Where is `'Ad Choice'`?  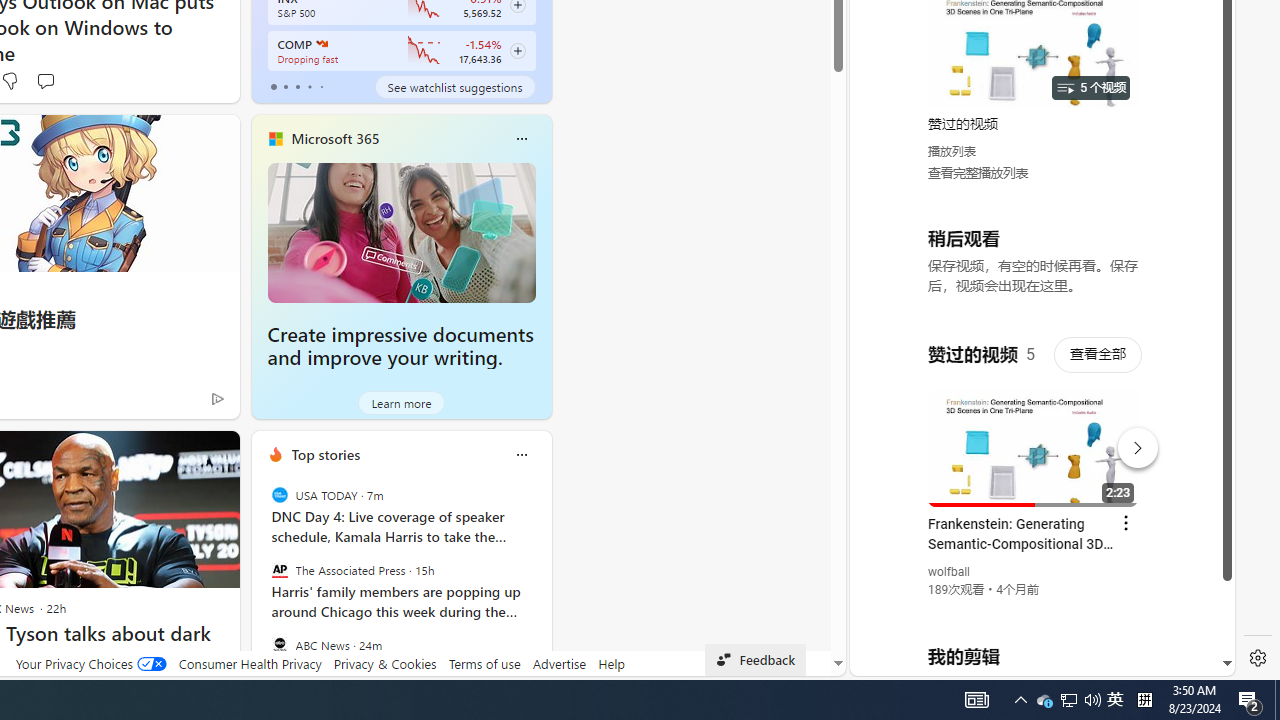 'Ad Choice' is located at coordinates (217, 398).